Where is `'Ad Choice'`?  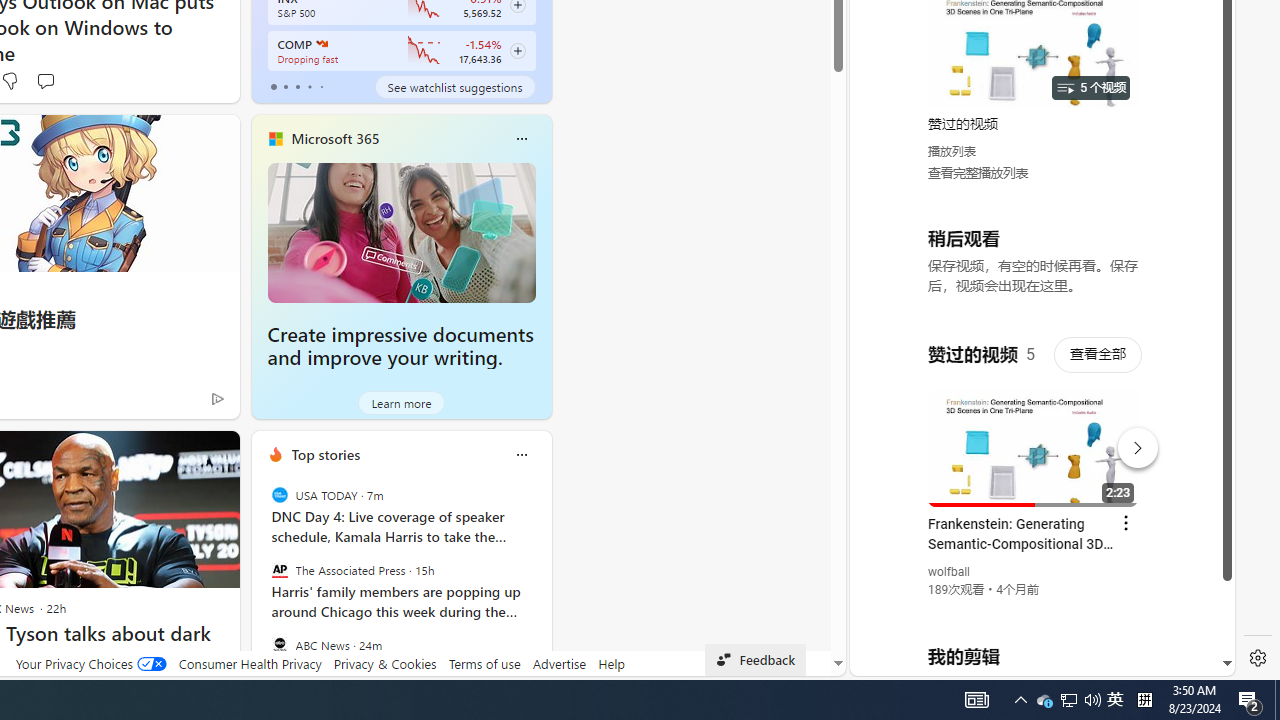 'Ad Choice' is located at coordinates (217, 398).